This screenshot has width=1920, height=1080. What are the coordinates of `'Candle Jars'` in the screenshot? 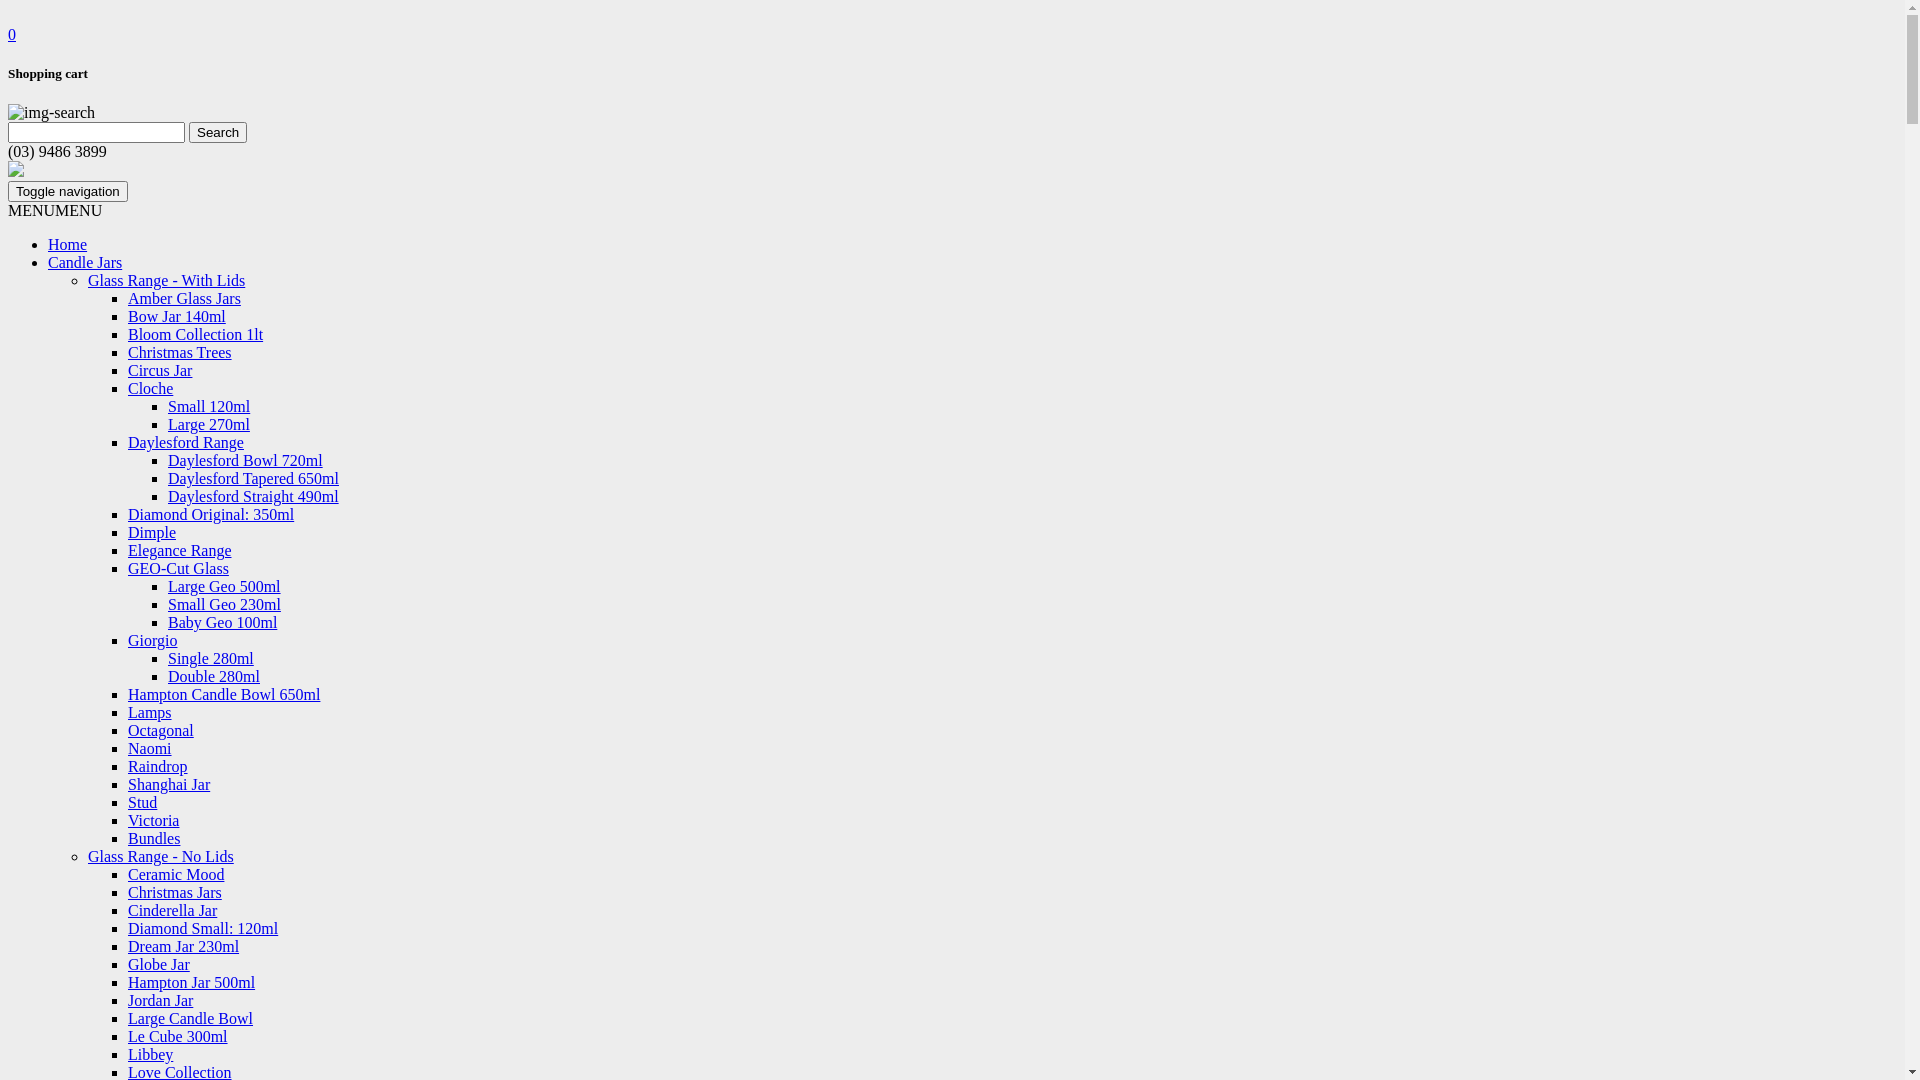 It's located at (84, 261).